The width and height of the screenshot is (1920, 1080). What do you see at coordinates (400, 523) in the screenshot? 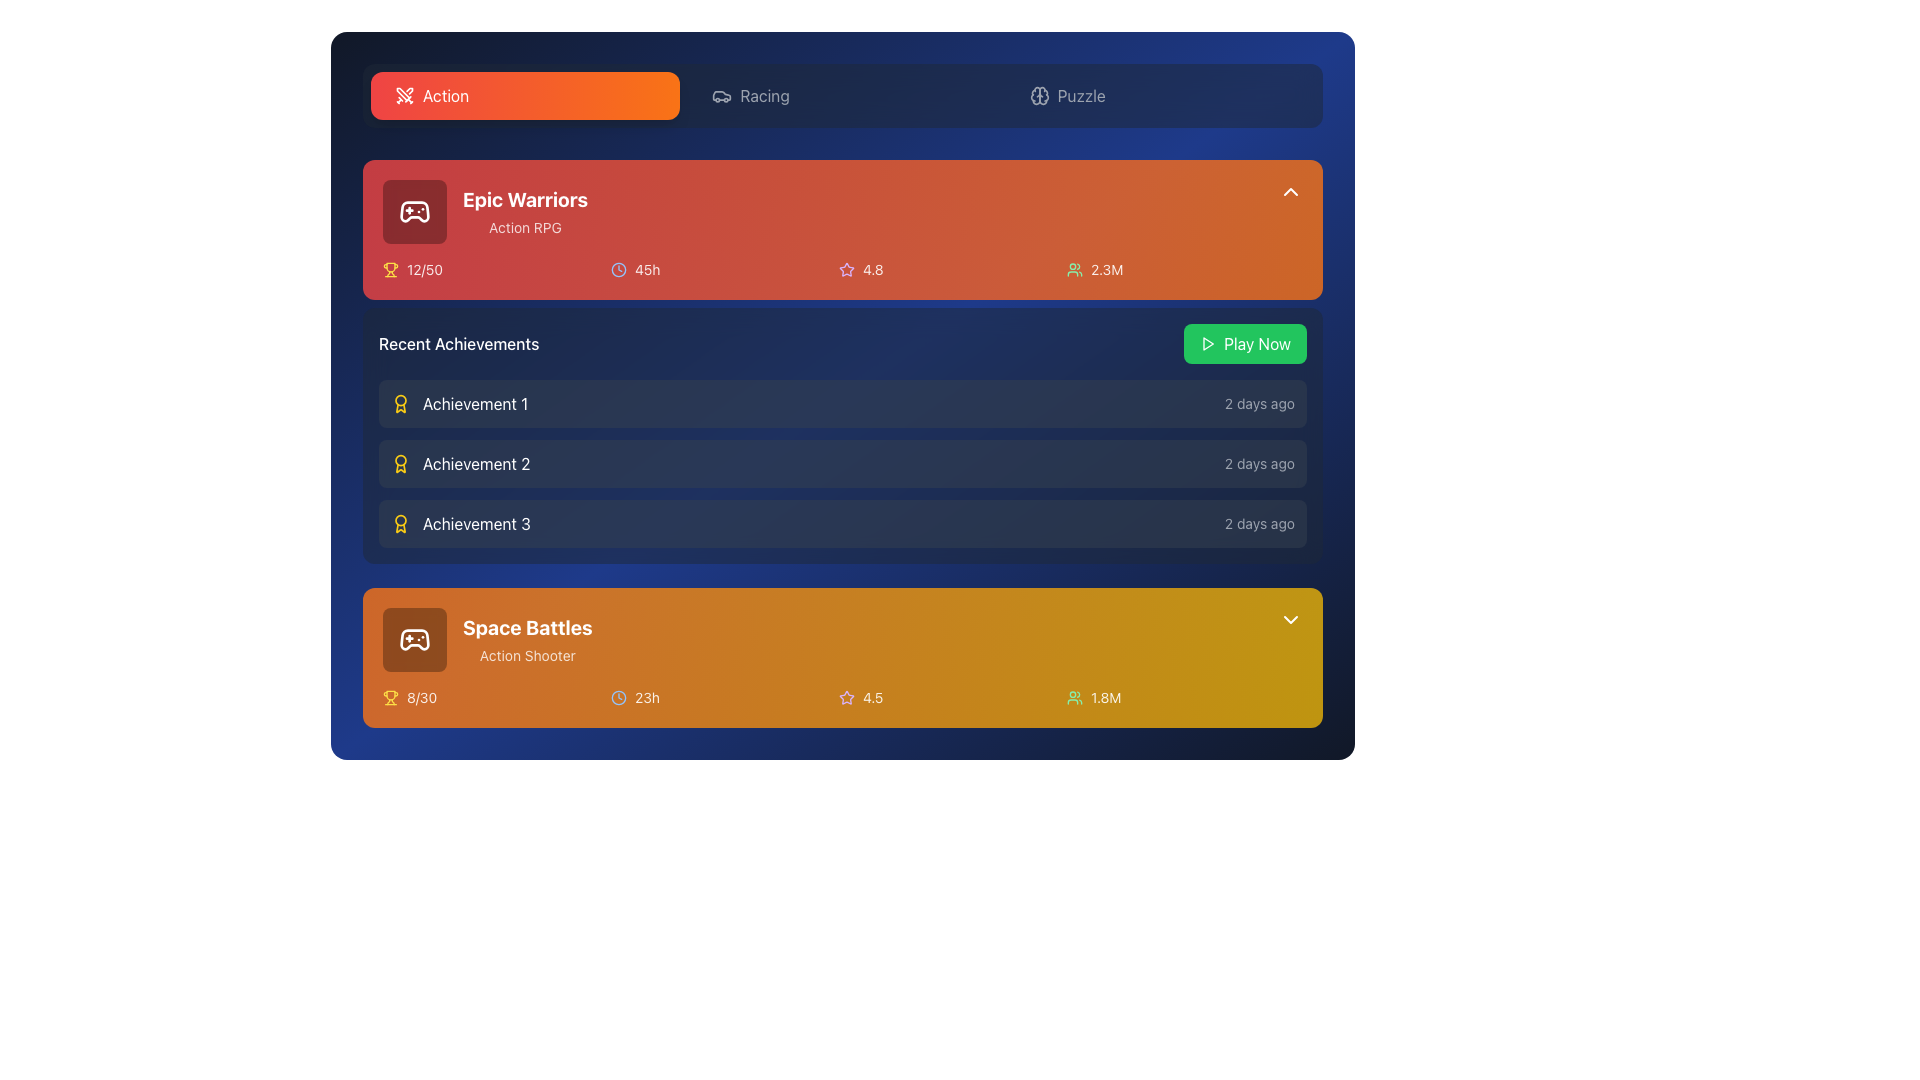
I see `the small, stylized award icon resembling a yellow badge located to the left of the text 'Achievement 3' in the 'Recent Achievements' section` at bounding box center [400, 523].